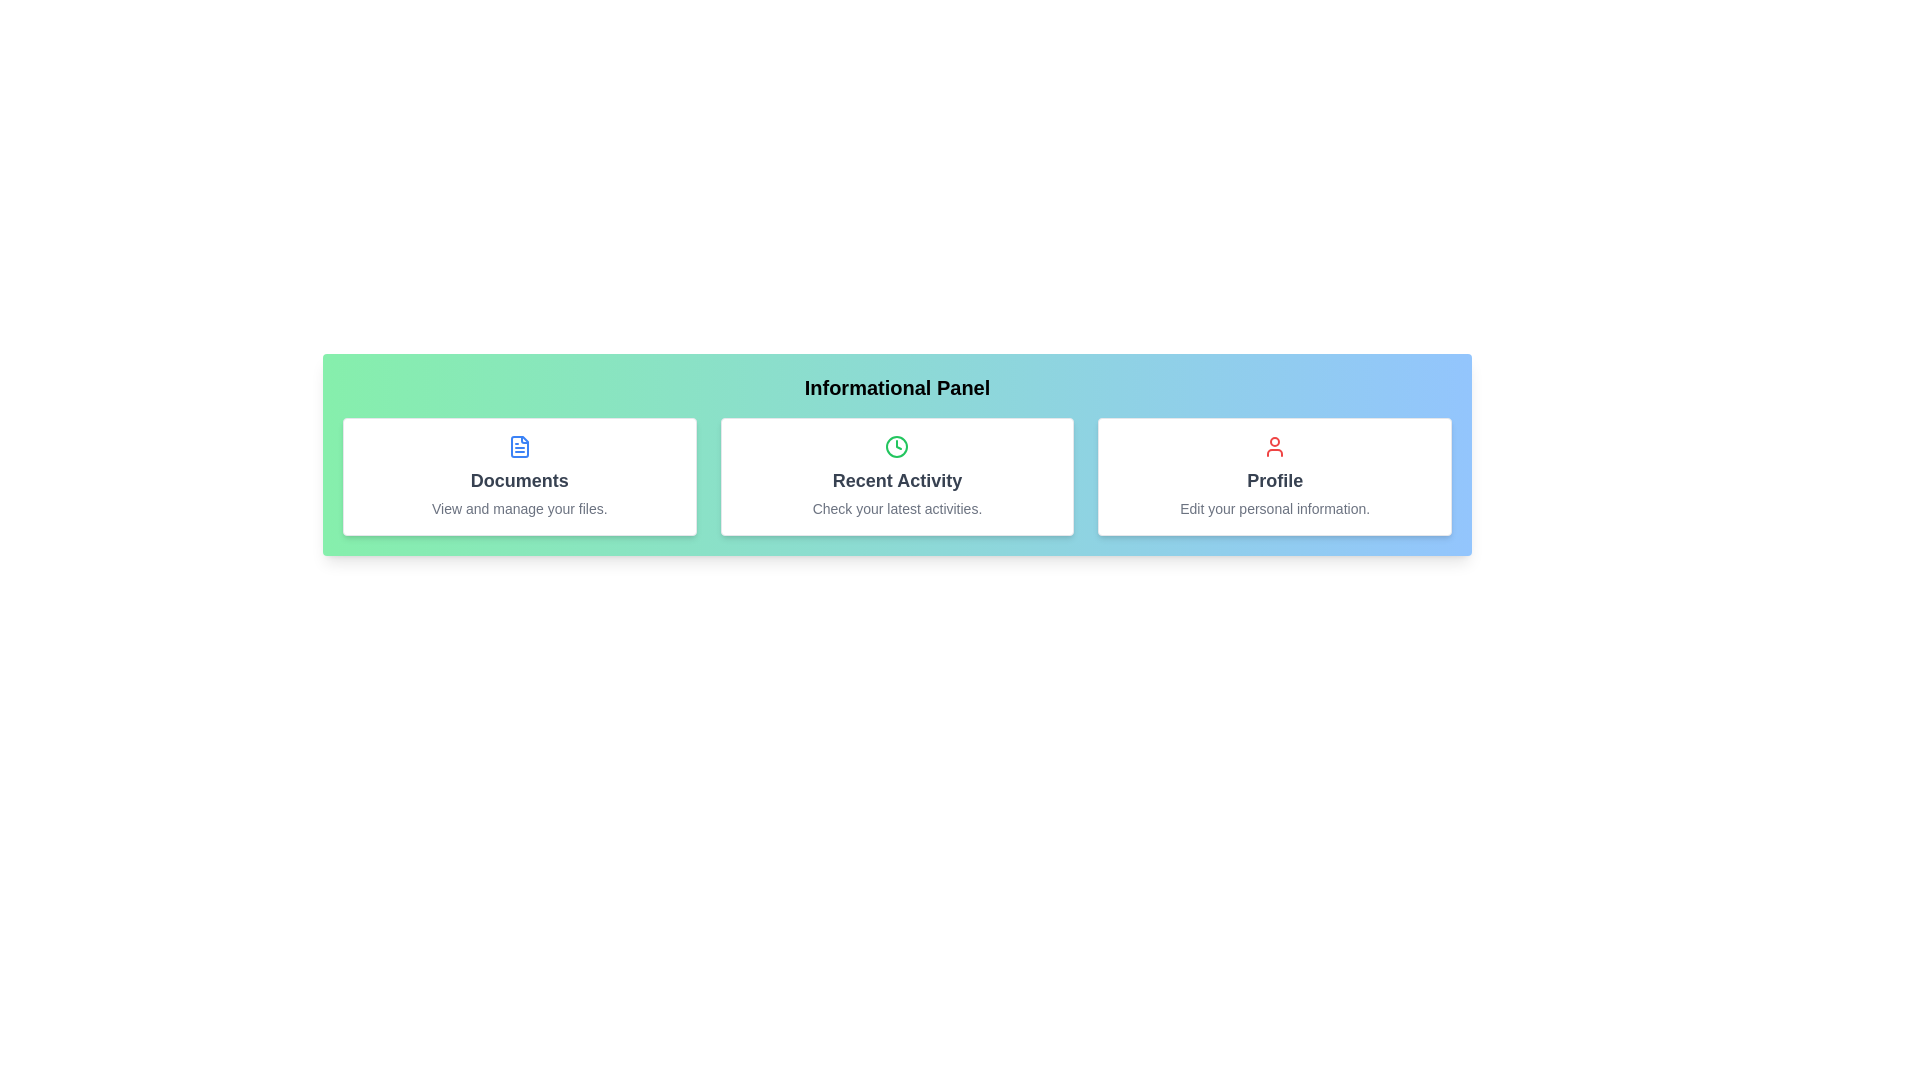  I want to click on the card labeled Documents to observe its hover effect, so click(519, 477).